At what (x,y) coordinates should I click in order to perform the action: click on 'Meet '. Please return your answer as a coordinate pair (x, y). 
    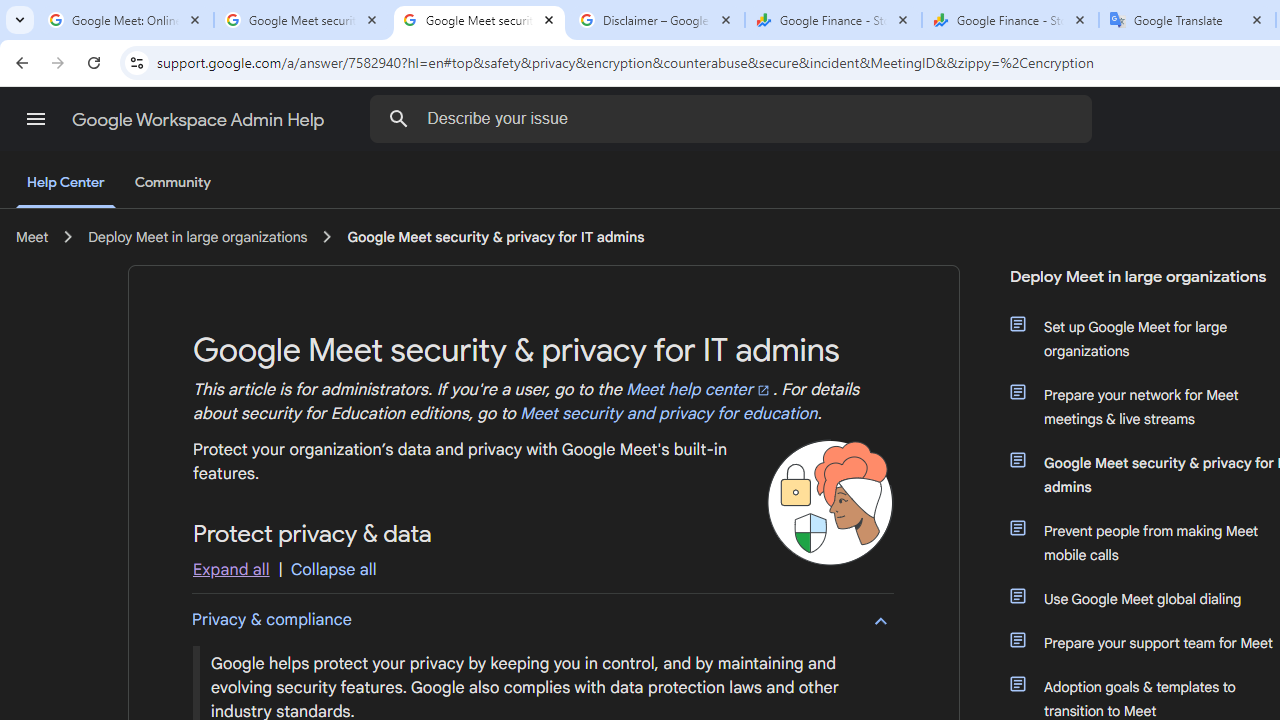
    Looking at the image, I should click on (32, 236).